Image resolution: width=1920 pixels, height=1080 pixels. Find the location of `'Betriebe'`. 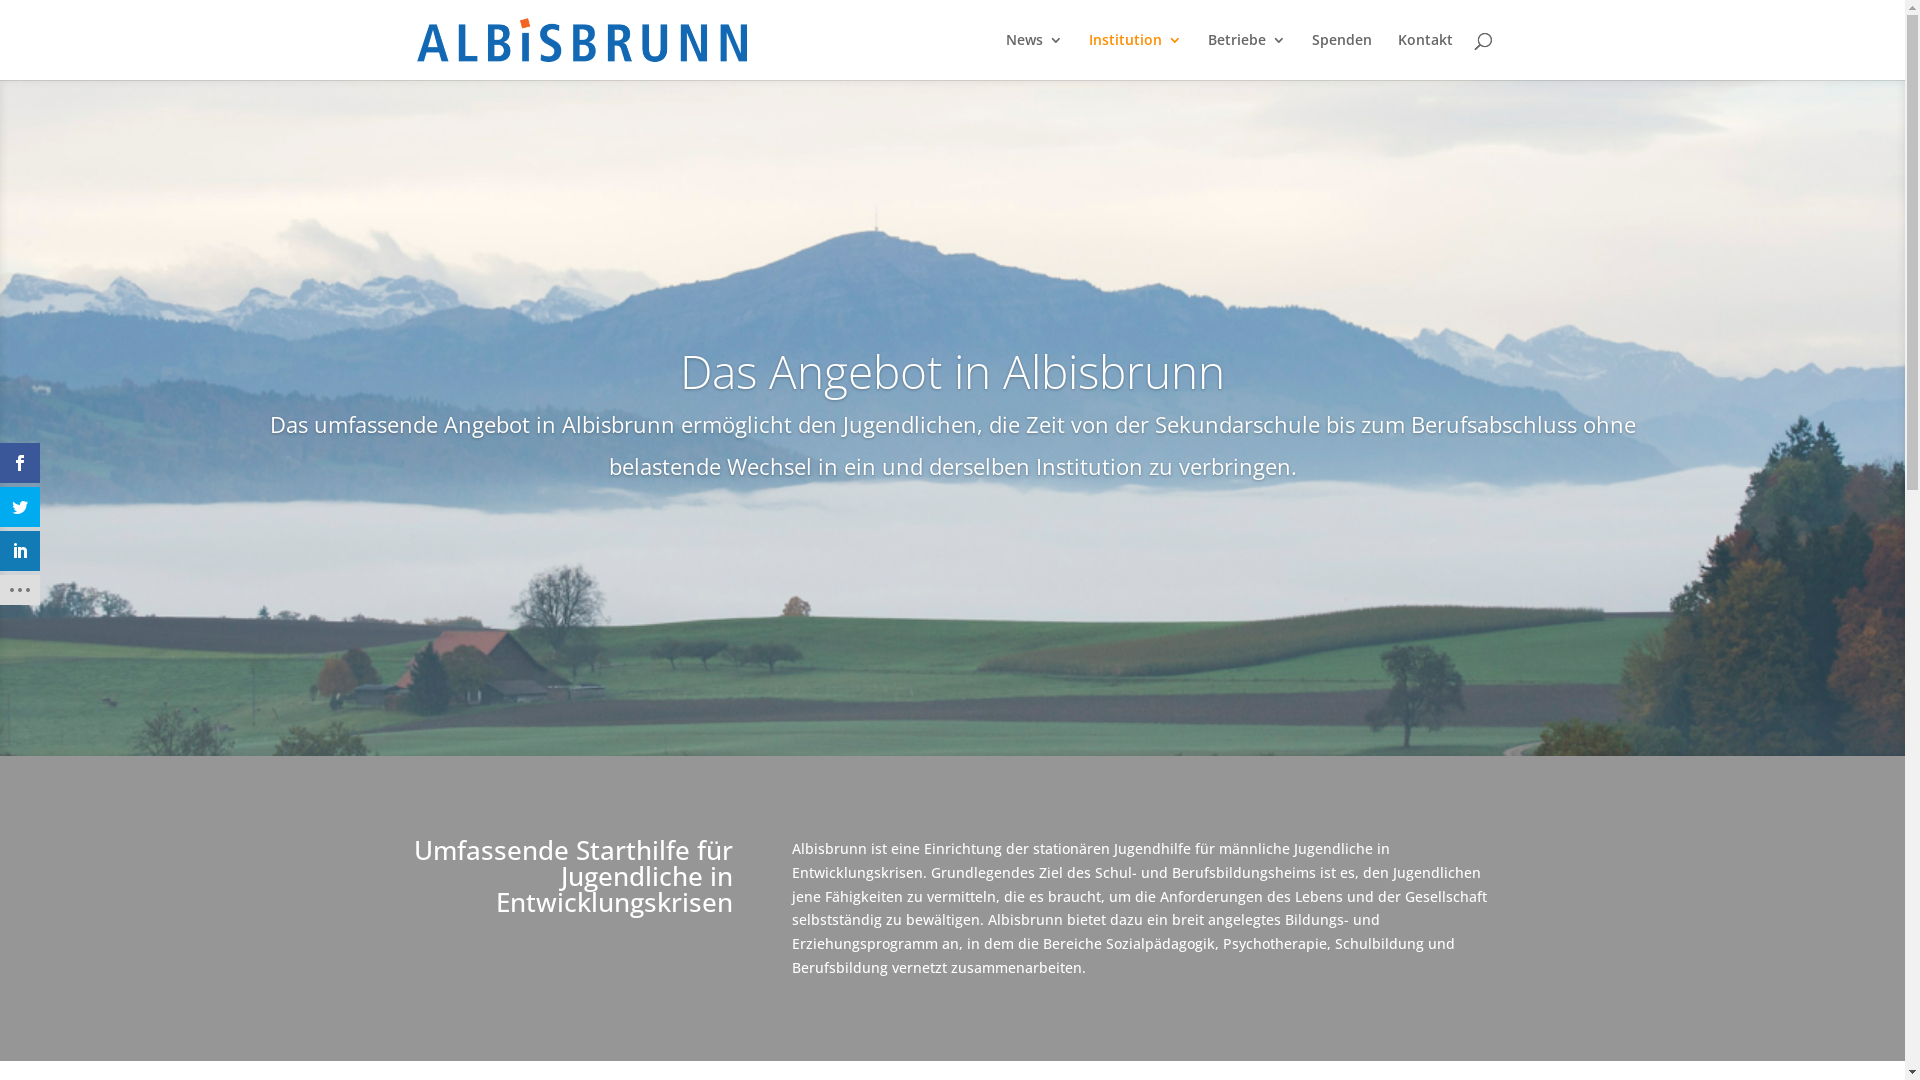

'Betriebe' is located at coordinates (1246, 55).